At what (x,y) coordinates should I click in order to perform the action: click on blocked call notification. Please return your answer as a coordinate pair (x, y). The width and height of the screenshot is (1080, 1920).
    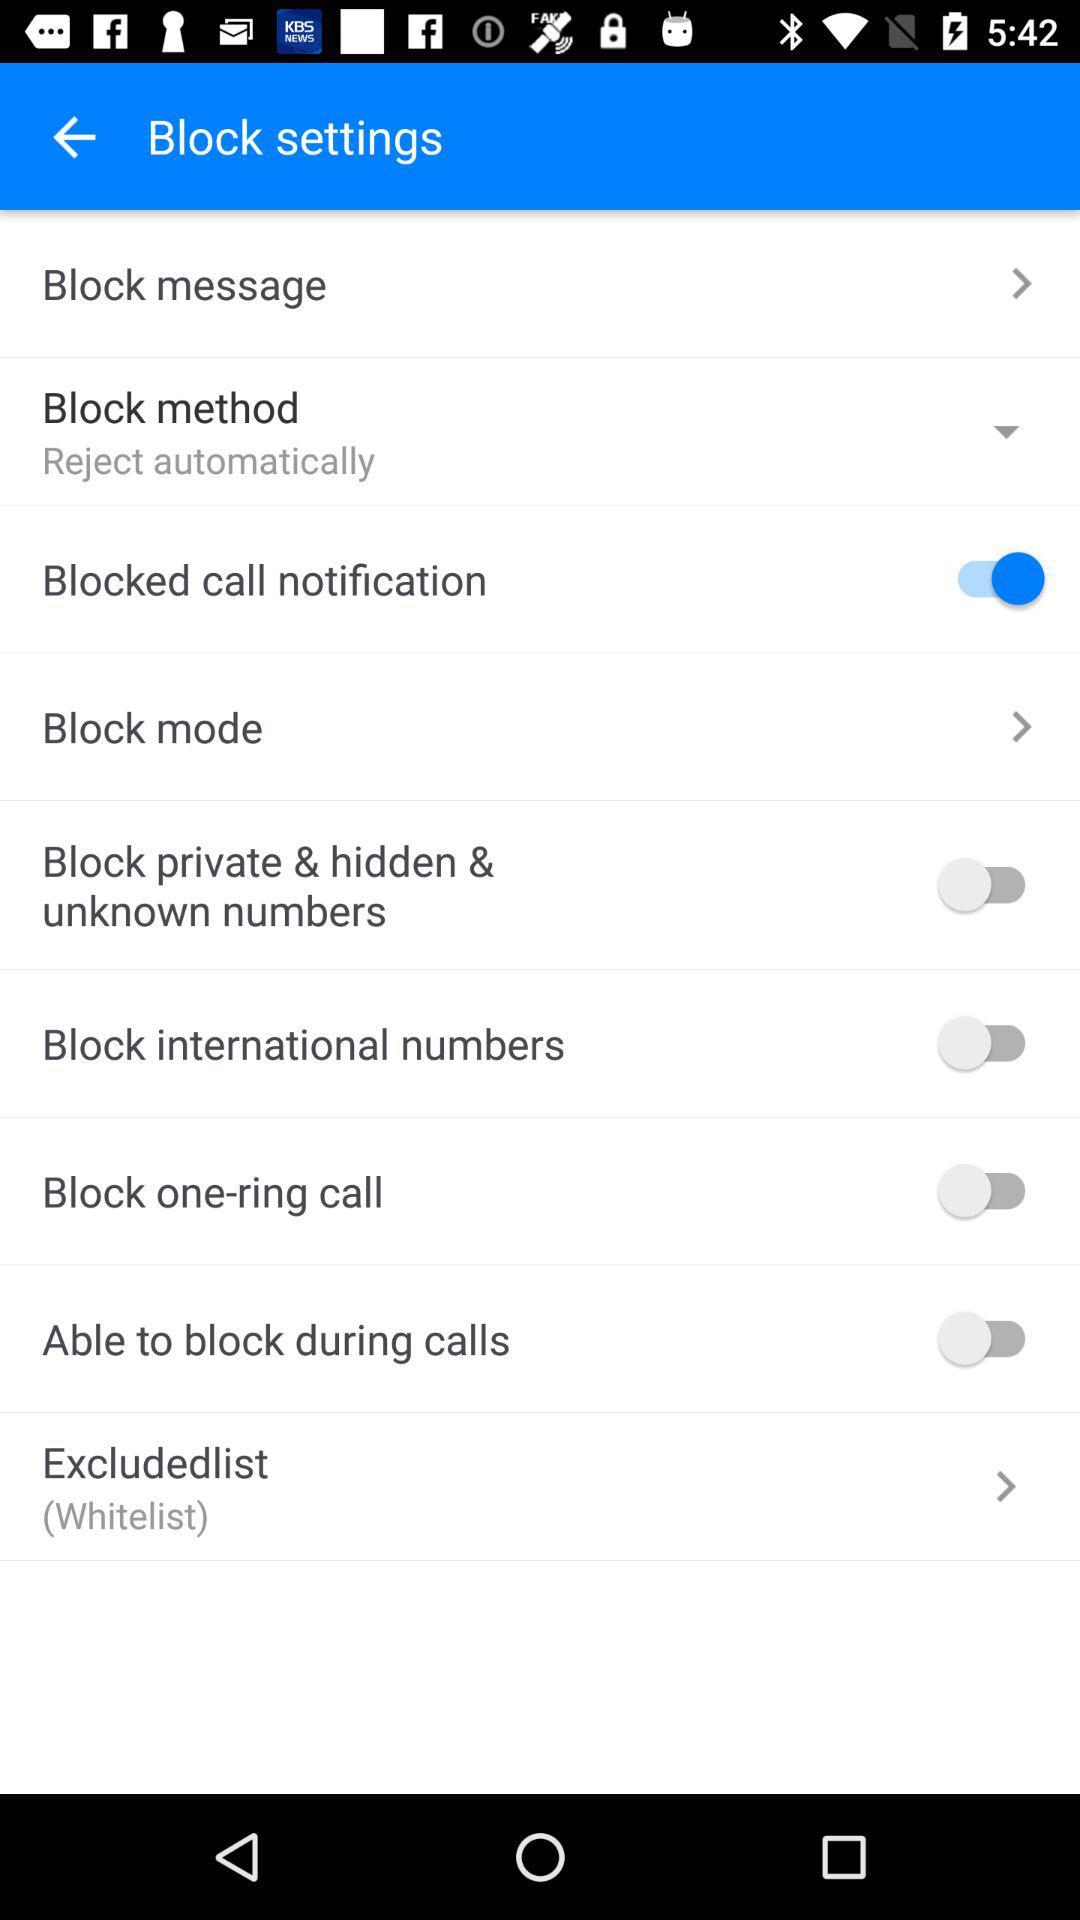
    Looking at the image, I should click on (991, 577).